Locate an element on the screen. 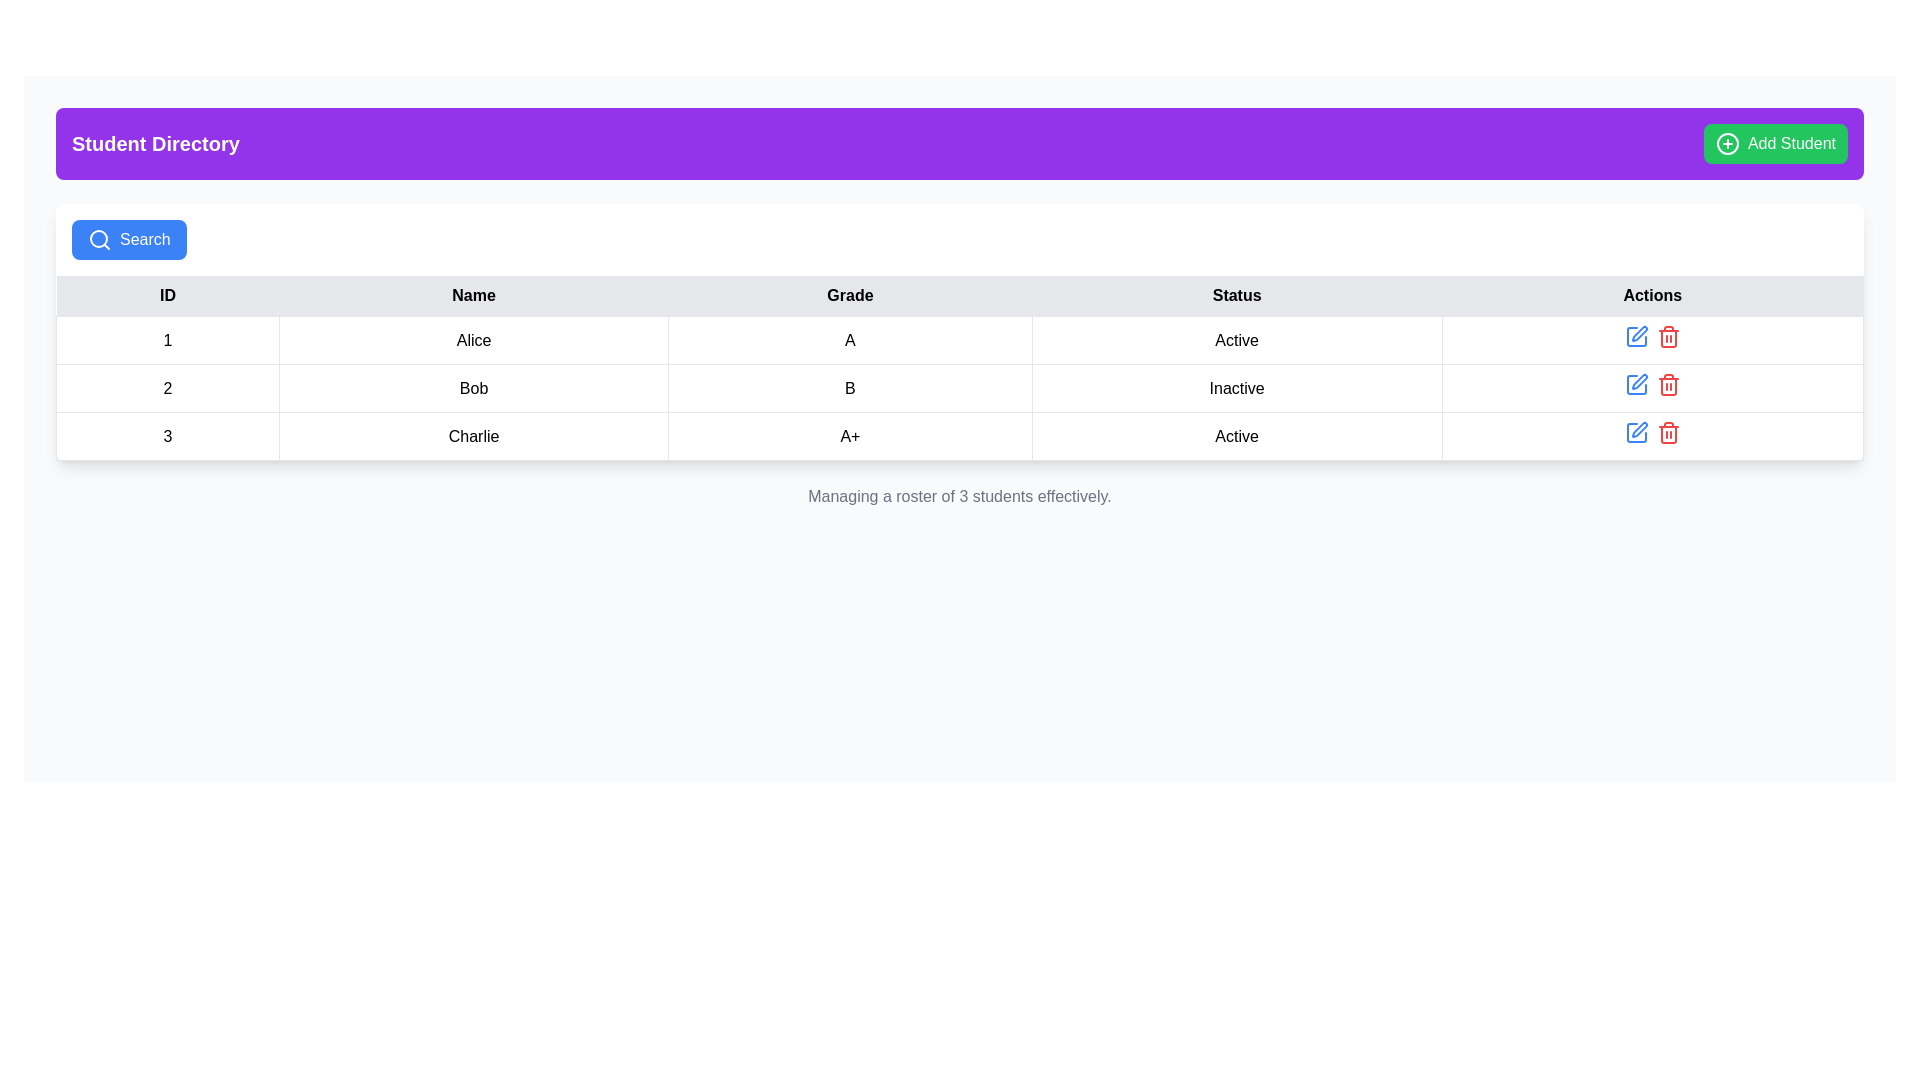 The width and height of the screenshot is (1920, 1080). the static text display that shows the roster count and management status, located below the student table is located at coordinates (960, 496).